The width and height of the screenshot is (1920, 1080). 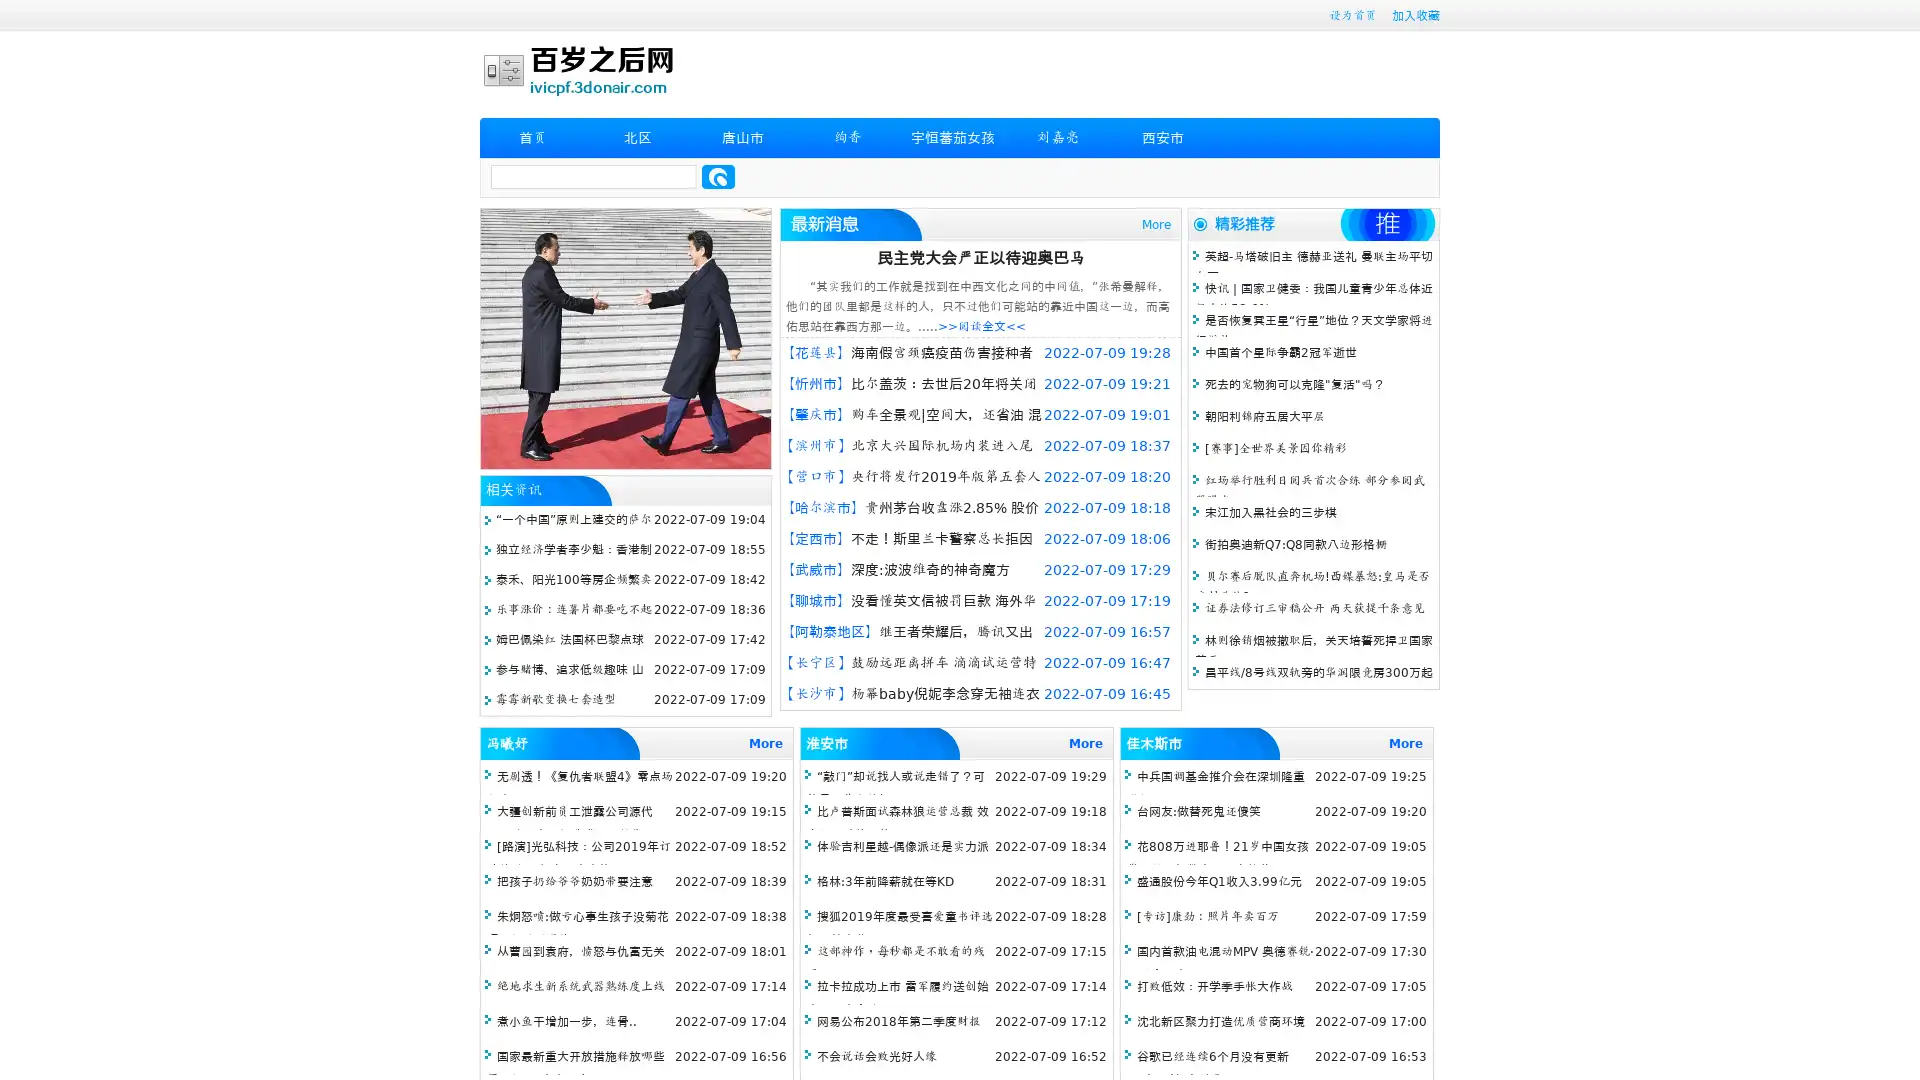 What do you see at coordinates (718, 176) in the screenshot?
I see `Search` at bounding box center [718, 176].